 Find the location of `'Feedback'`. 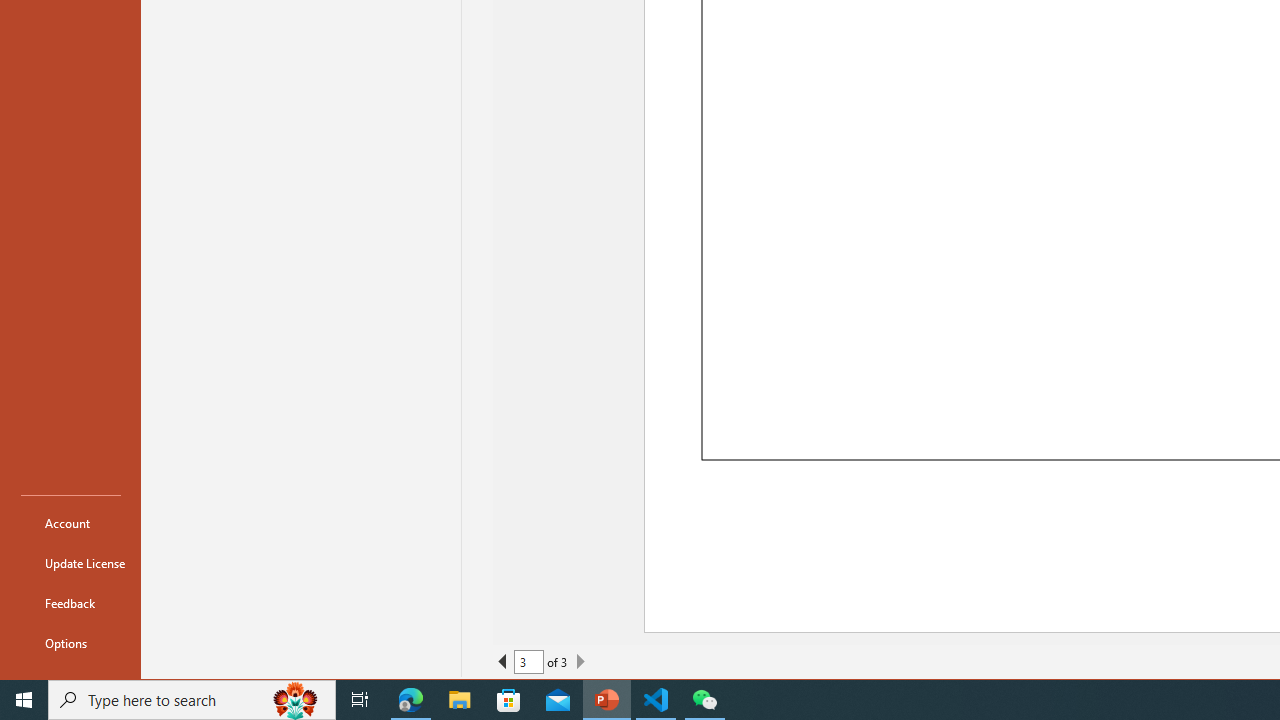

'Feedback' is located at coordinates (71, 602).